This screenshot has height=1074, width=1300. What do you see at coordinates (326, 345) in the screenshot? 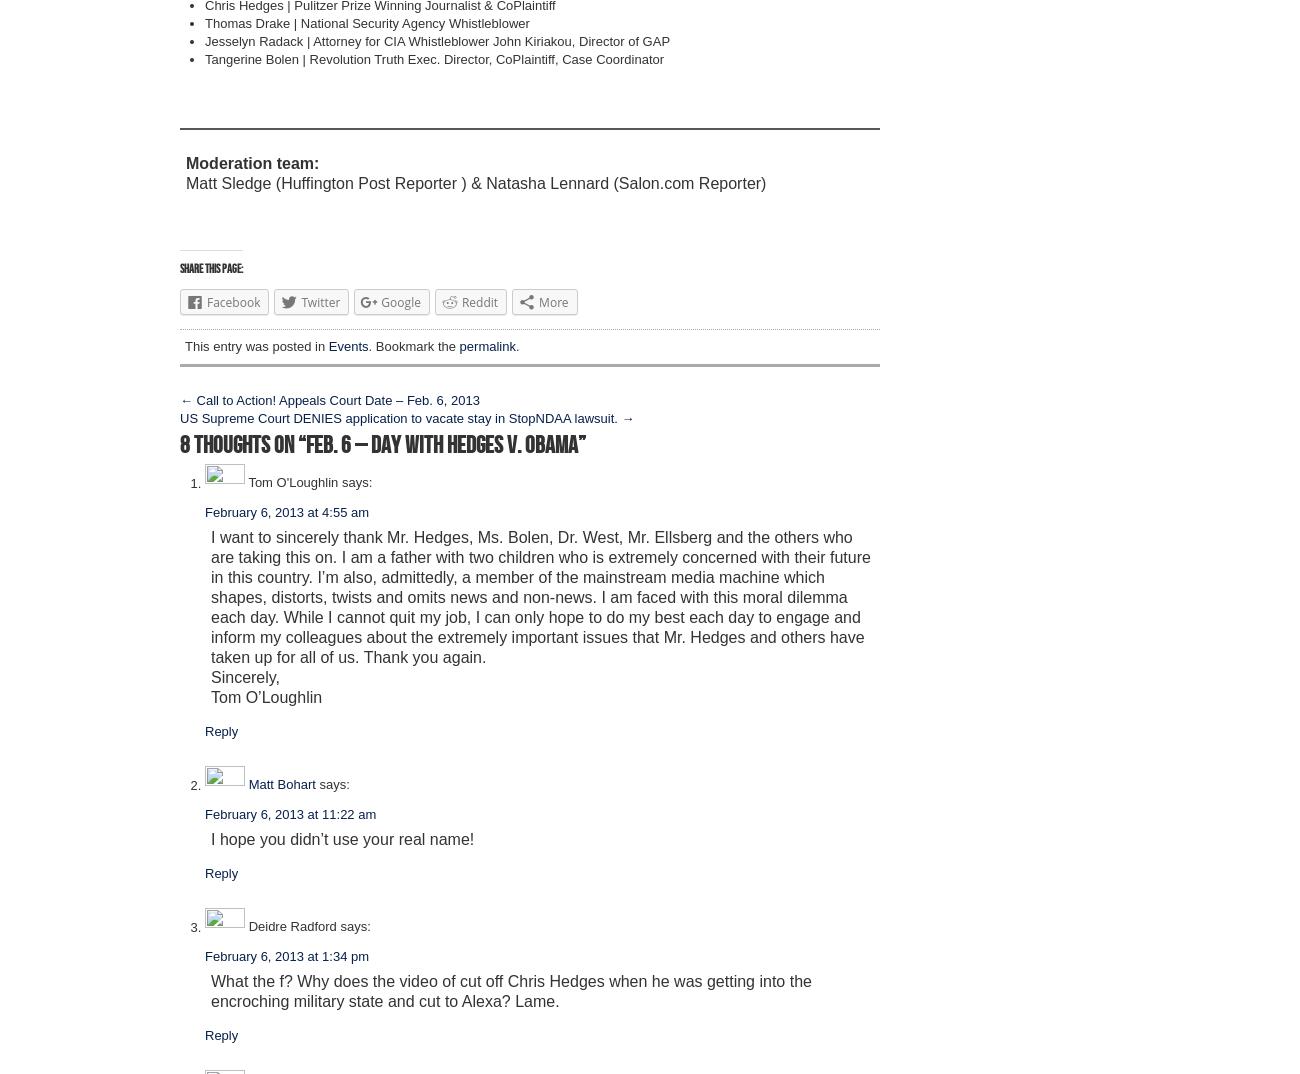
I see `'Events'` at bounding box center [326, 345].